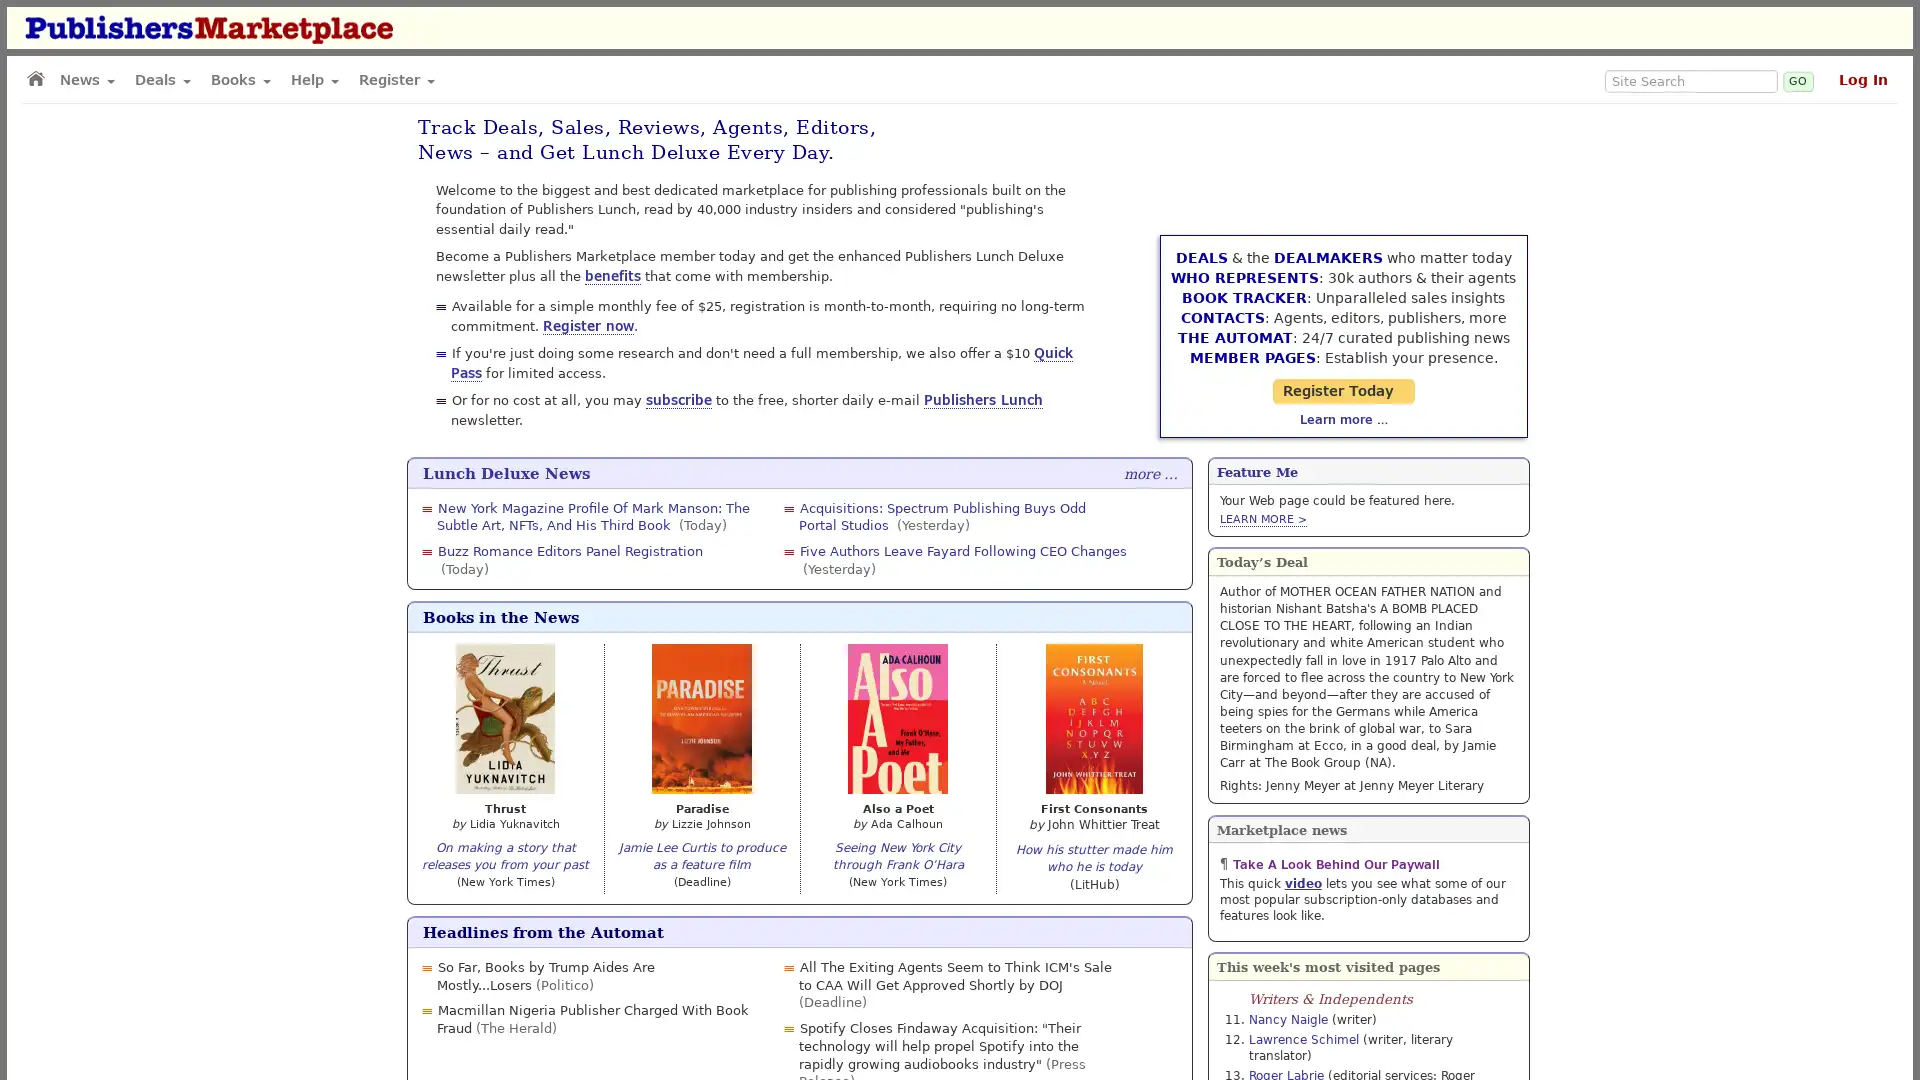 This screenshot has width=1920, height=1080. What do you see at coordinates (1798, 80) in the screenshot?
I see `GO` at bounding box center [1798, 80].